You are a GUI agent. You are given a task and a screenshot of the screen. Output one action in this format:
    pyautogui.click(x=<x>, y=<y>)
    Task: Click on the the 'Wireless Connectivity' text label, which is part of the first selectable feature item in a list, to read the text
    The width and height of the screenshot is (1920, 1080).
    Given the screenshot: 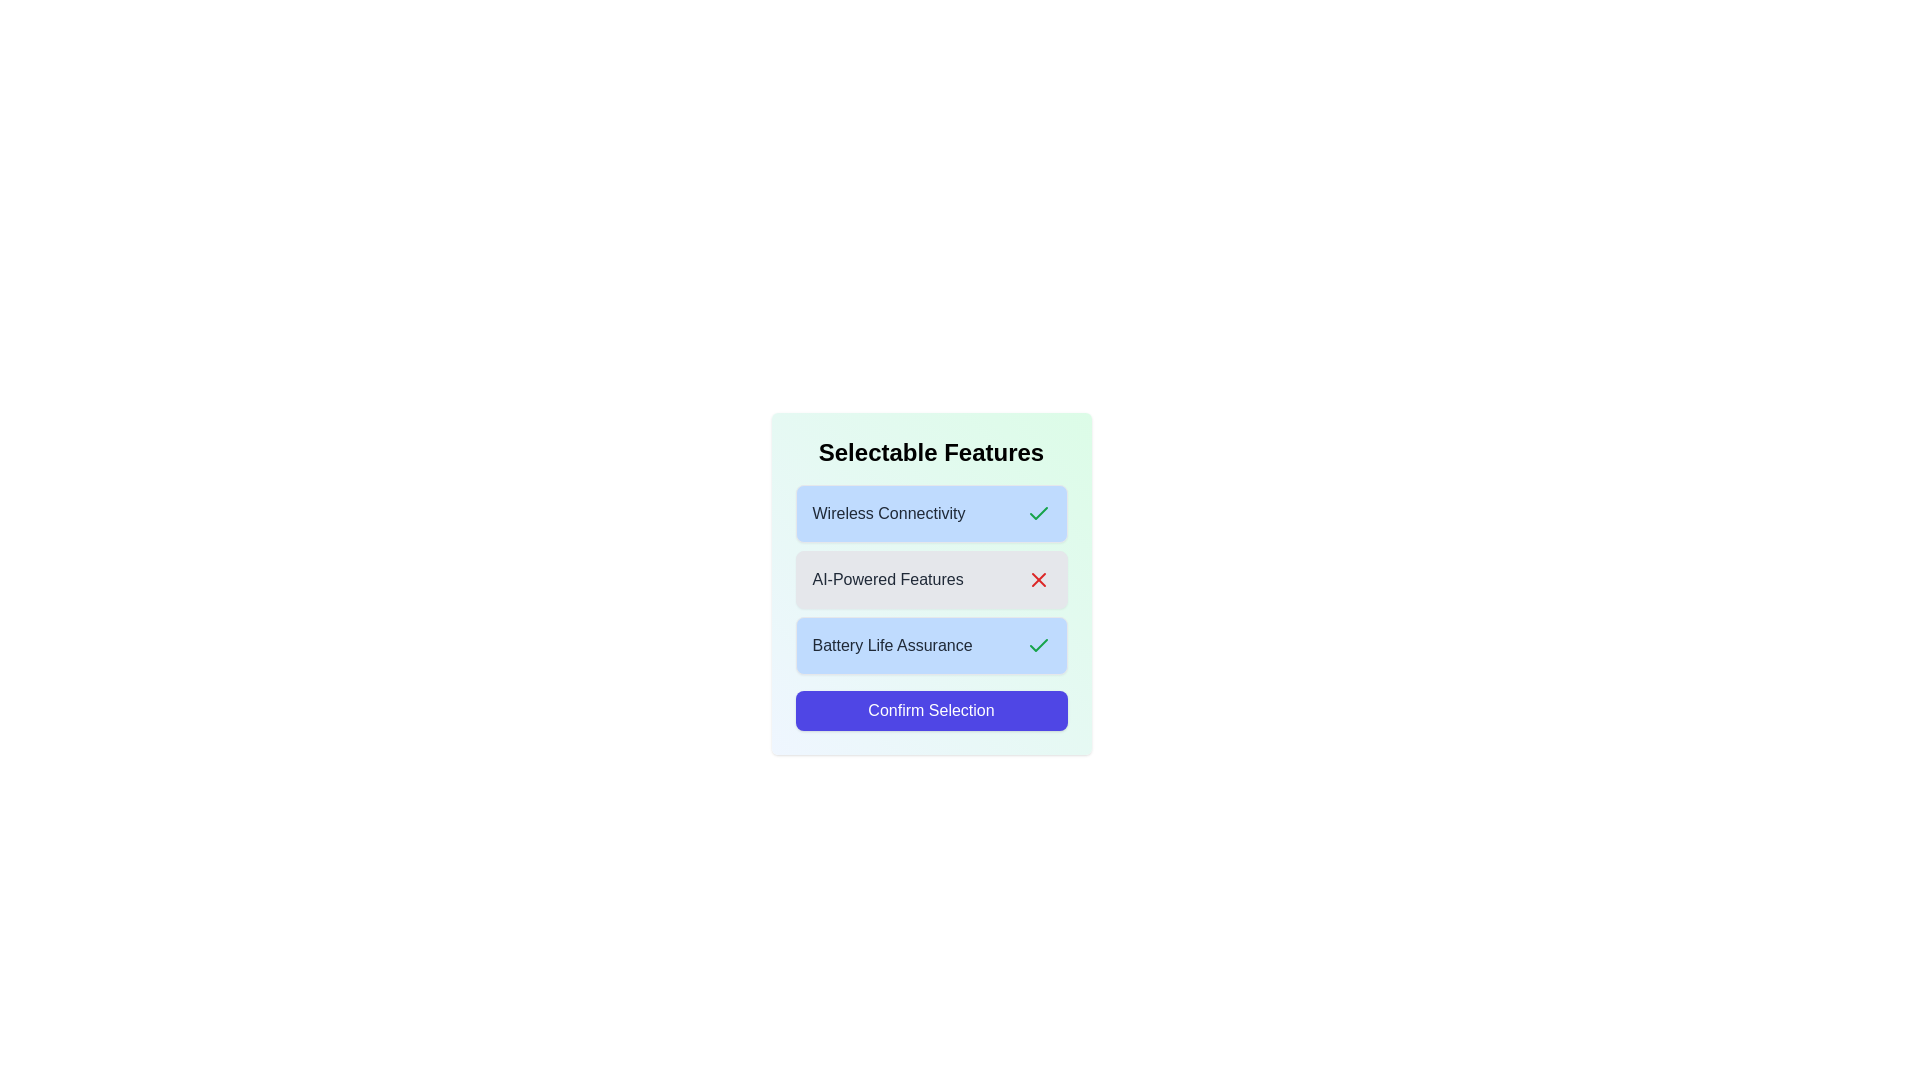 What is the action you would take?
    pyautogui.click(x=887, y=512)
    